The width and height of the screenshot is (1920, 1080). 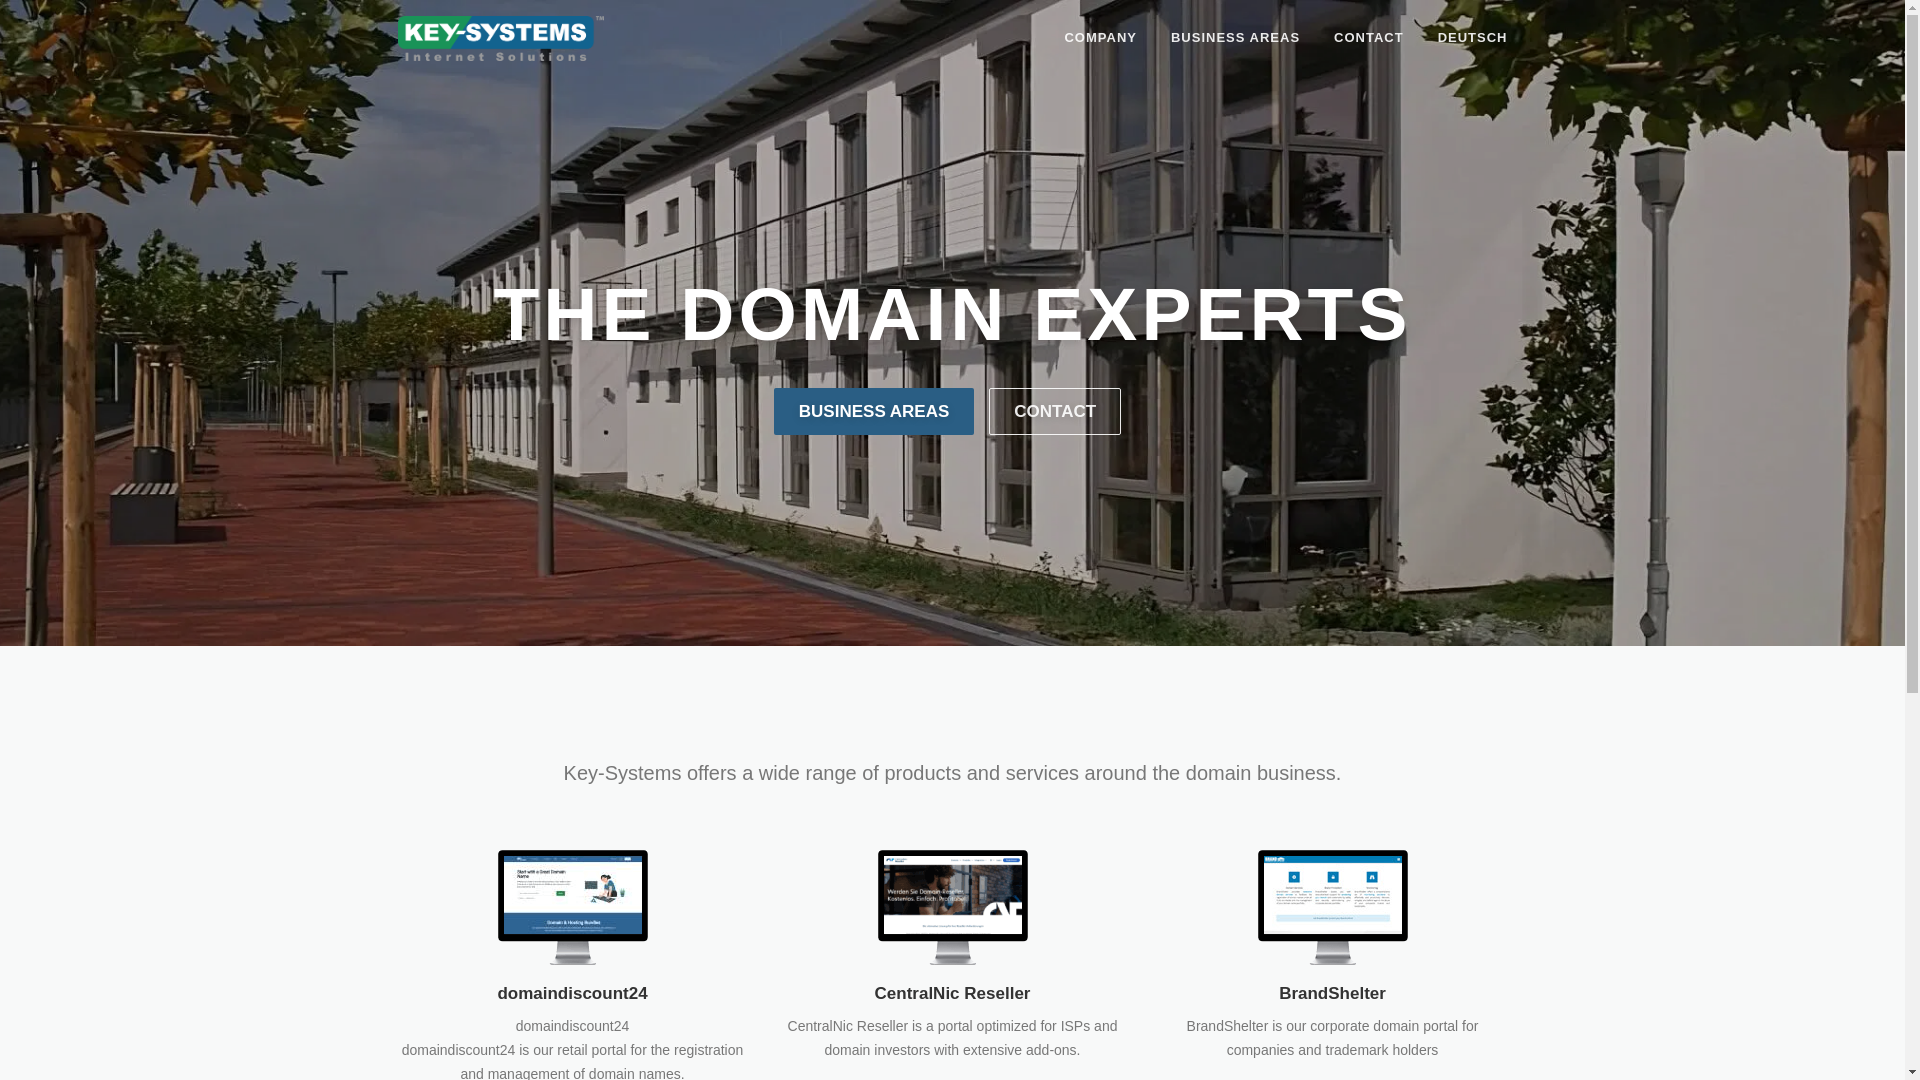 I want to click on 'COMPANY', so click(x=1098, y=37).